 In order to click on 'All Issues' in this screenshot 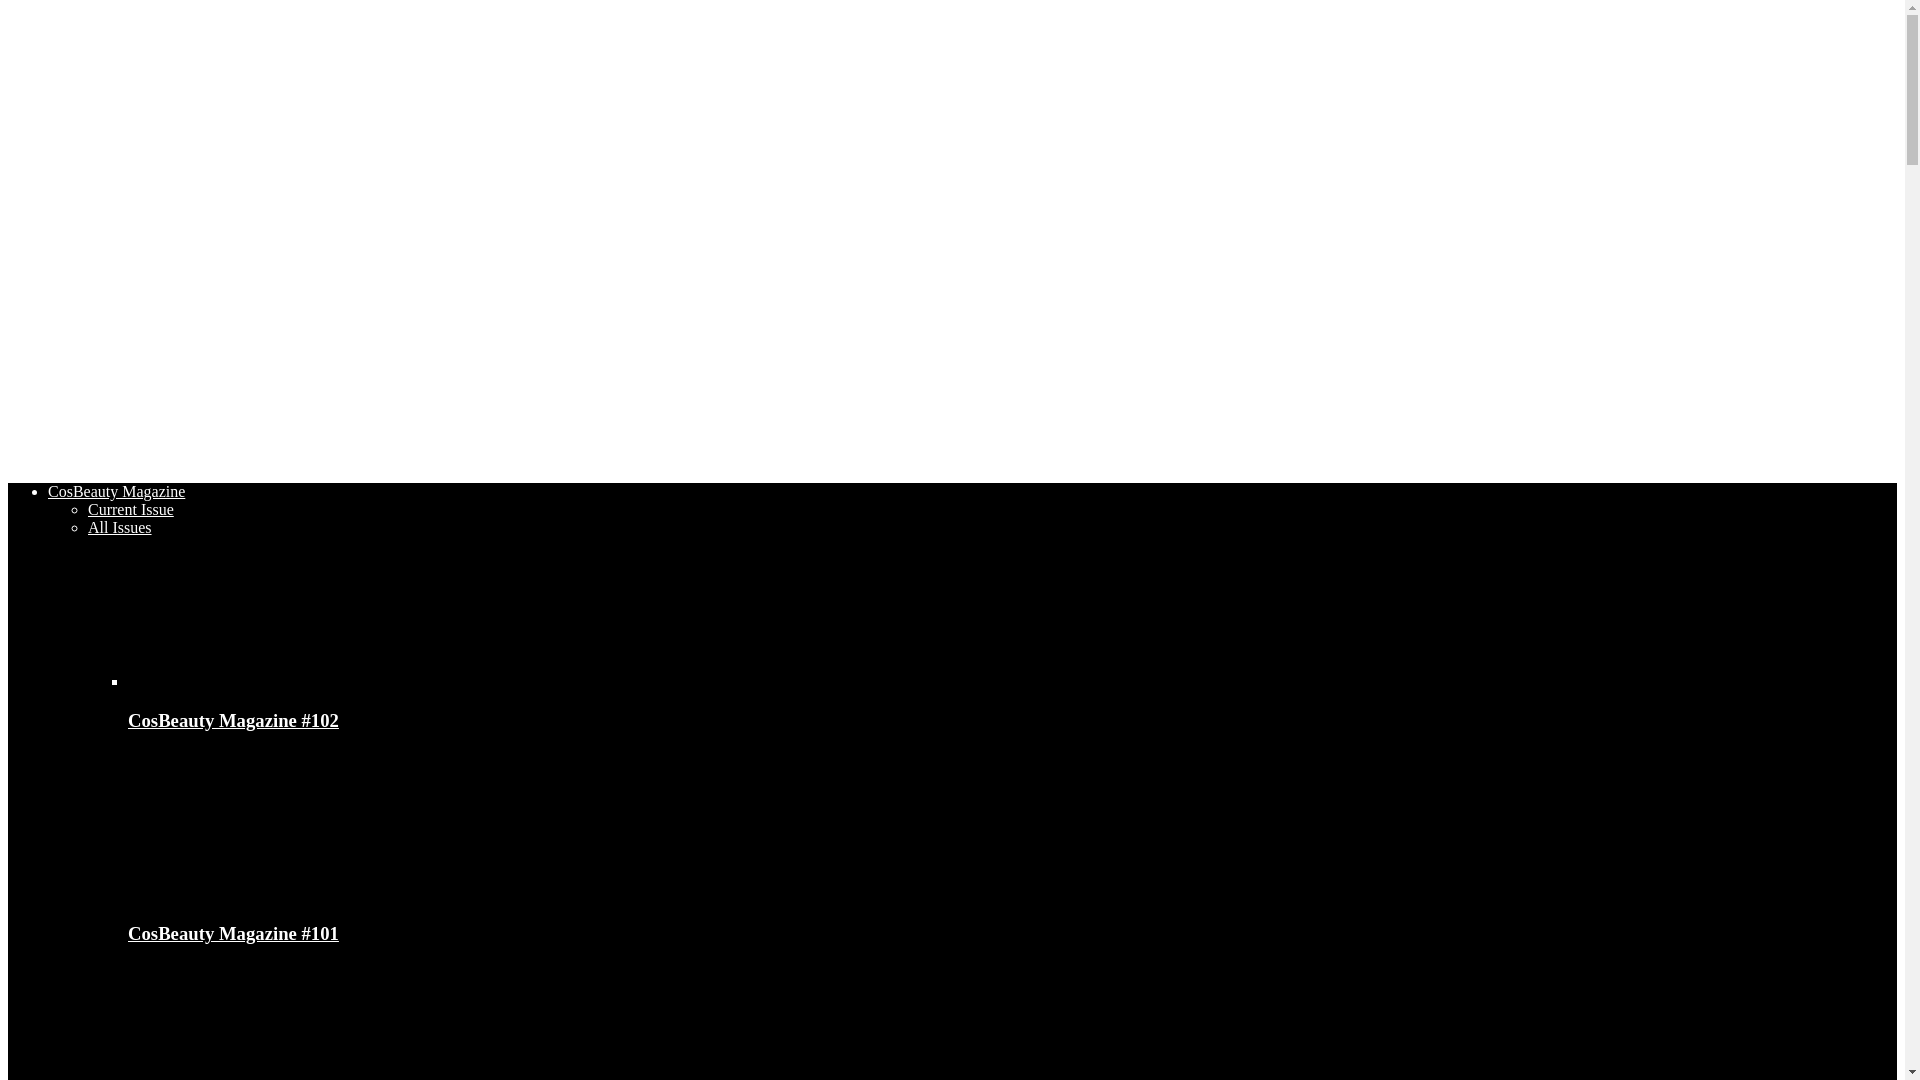, I will do `click(119, 526)`.